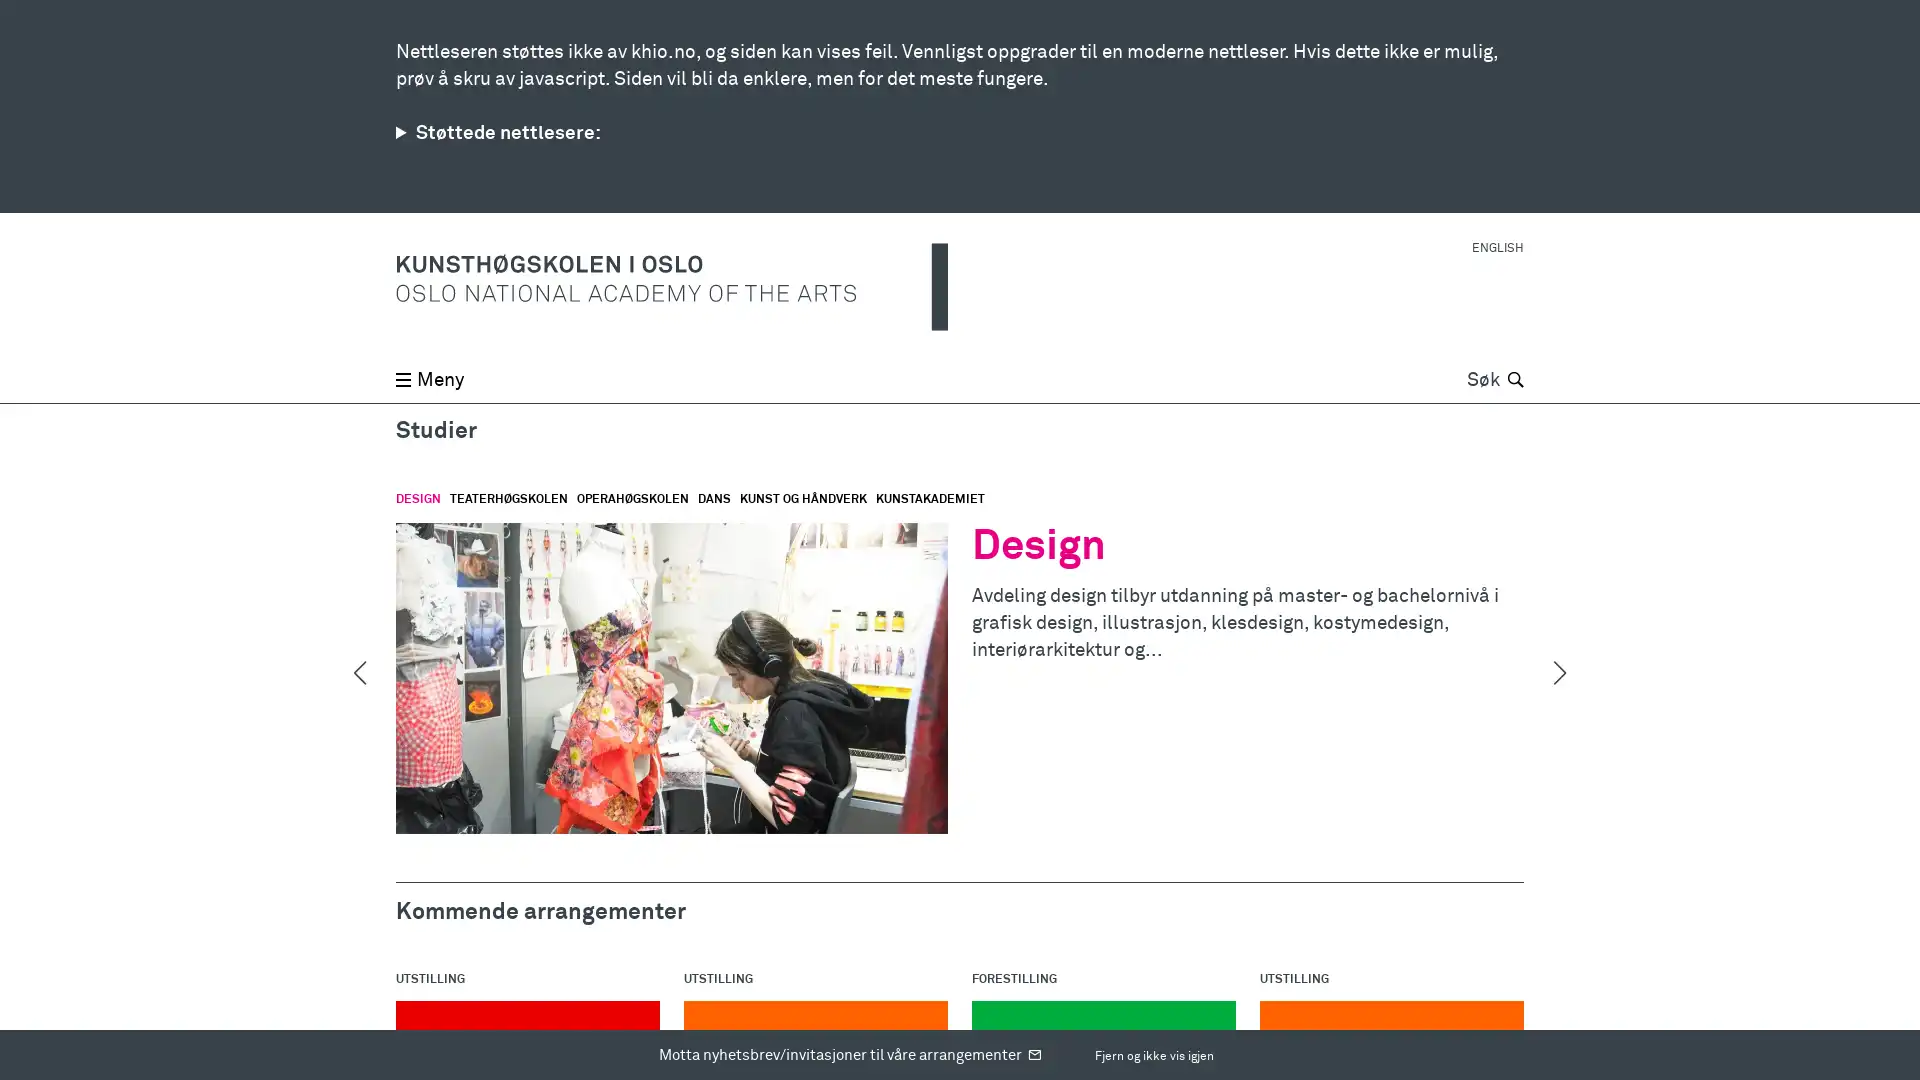  Describe the element at coordinates (429, 25) in the screenshot. I see `Meny` at that location.